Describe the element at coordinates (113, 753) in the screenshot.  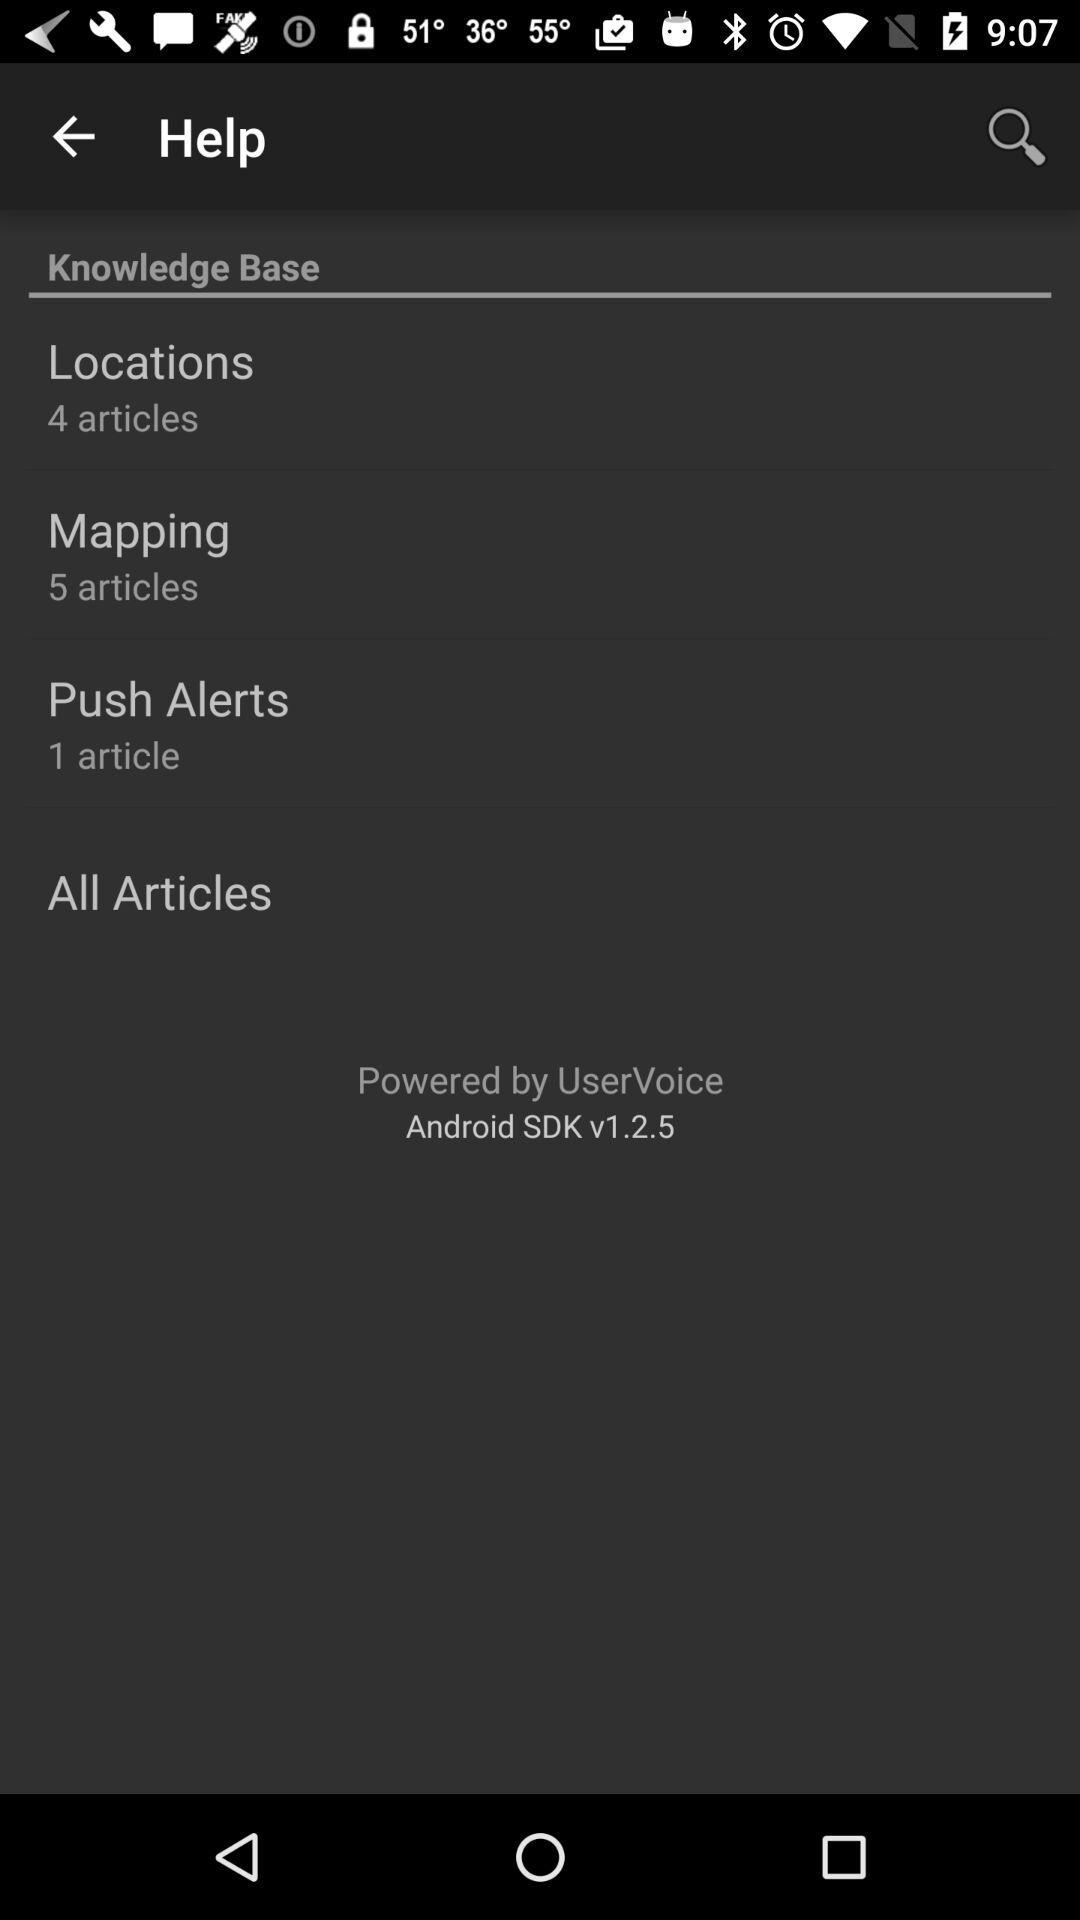
I see `icon below the push alerts icon` at that location.